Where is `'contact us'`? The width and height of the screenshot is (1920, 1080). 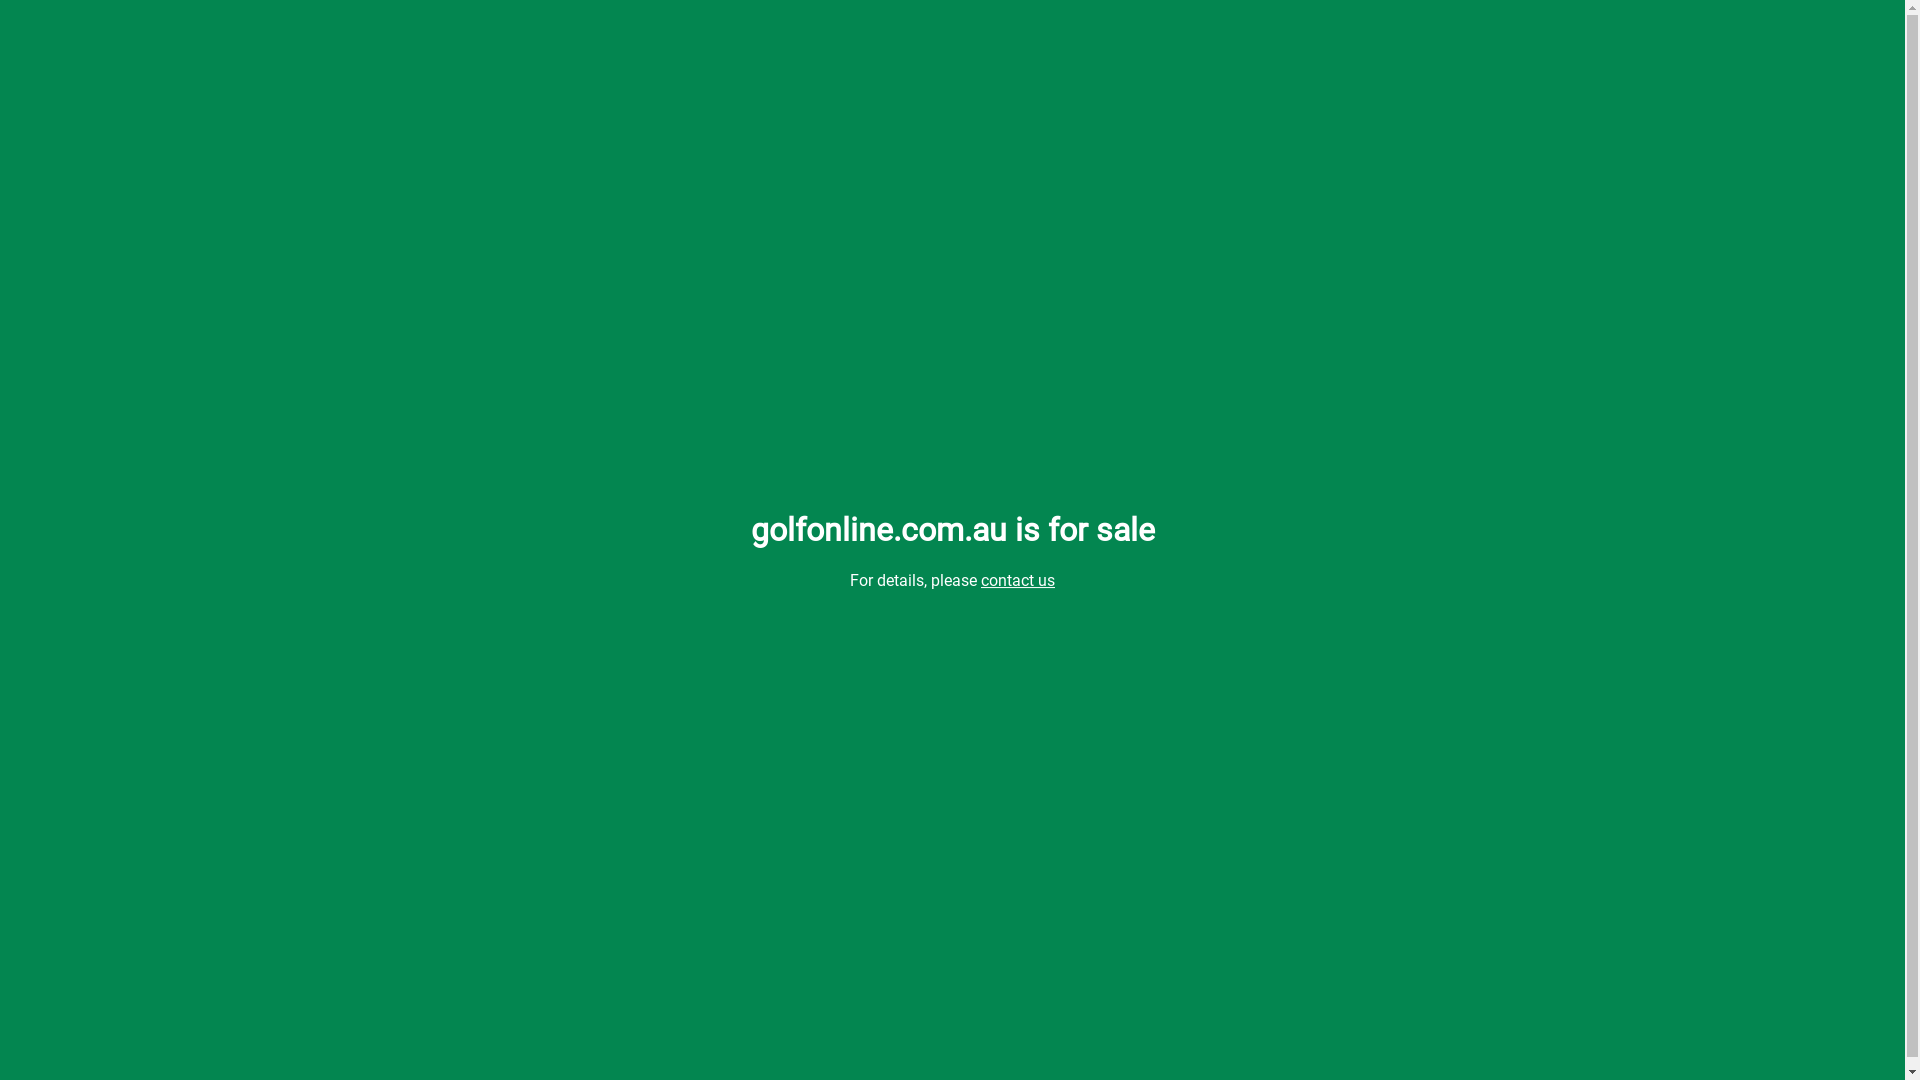 'contact us' is located at coordinates (1017, 580).